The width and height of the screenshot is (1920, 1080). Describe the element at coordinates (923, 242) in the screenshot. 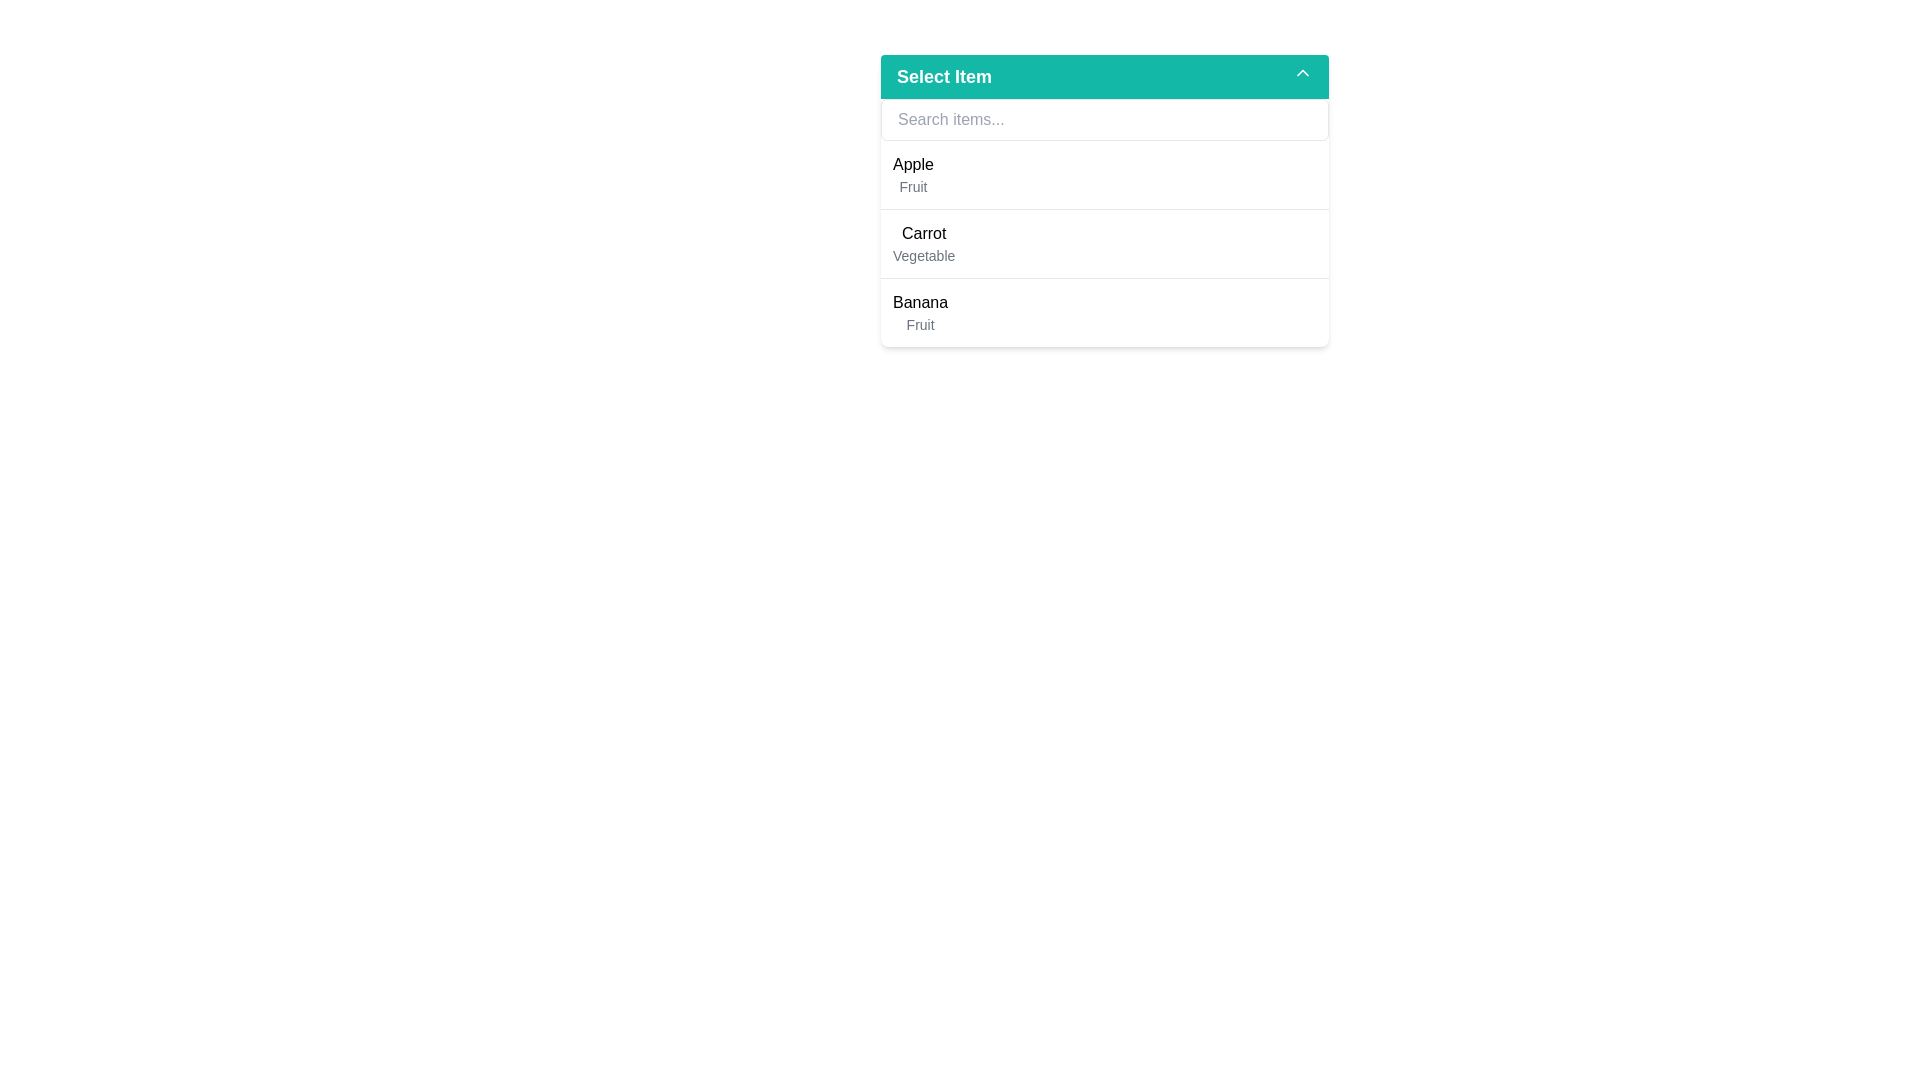

I see `the 'Carrot' option within the dropdown menu` at that location.